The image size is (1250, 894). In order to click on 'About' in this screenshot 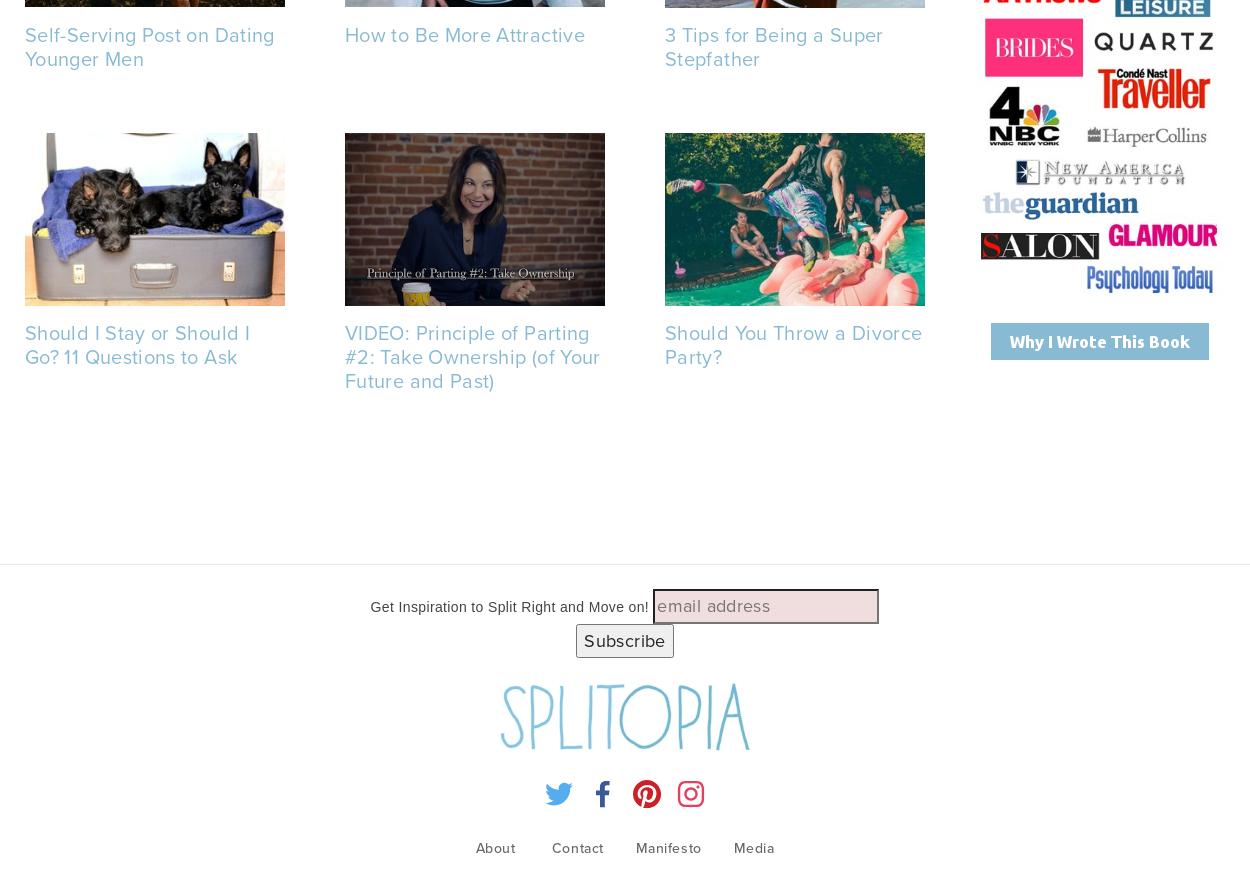, I will do `click(494, 847)`.